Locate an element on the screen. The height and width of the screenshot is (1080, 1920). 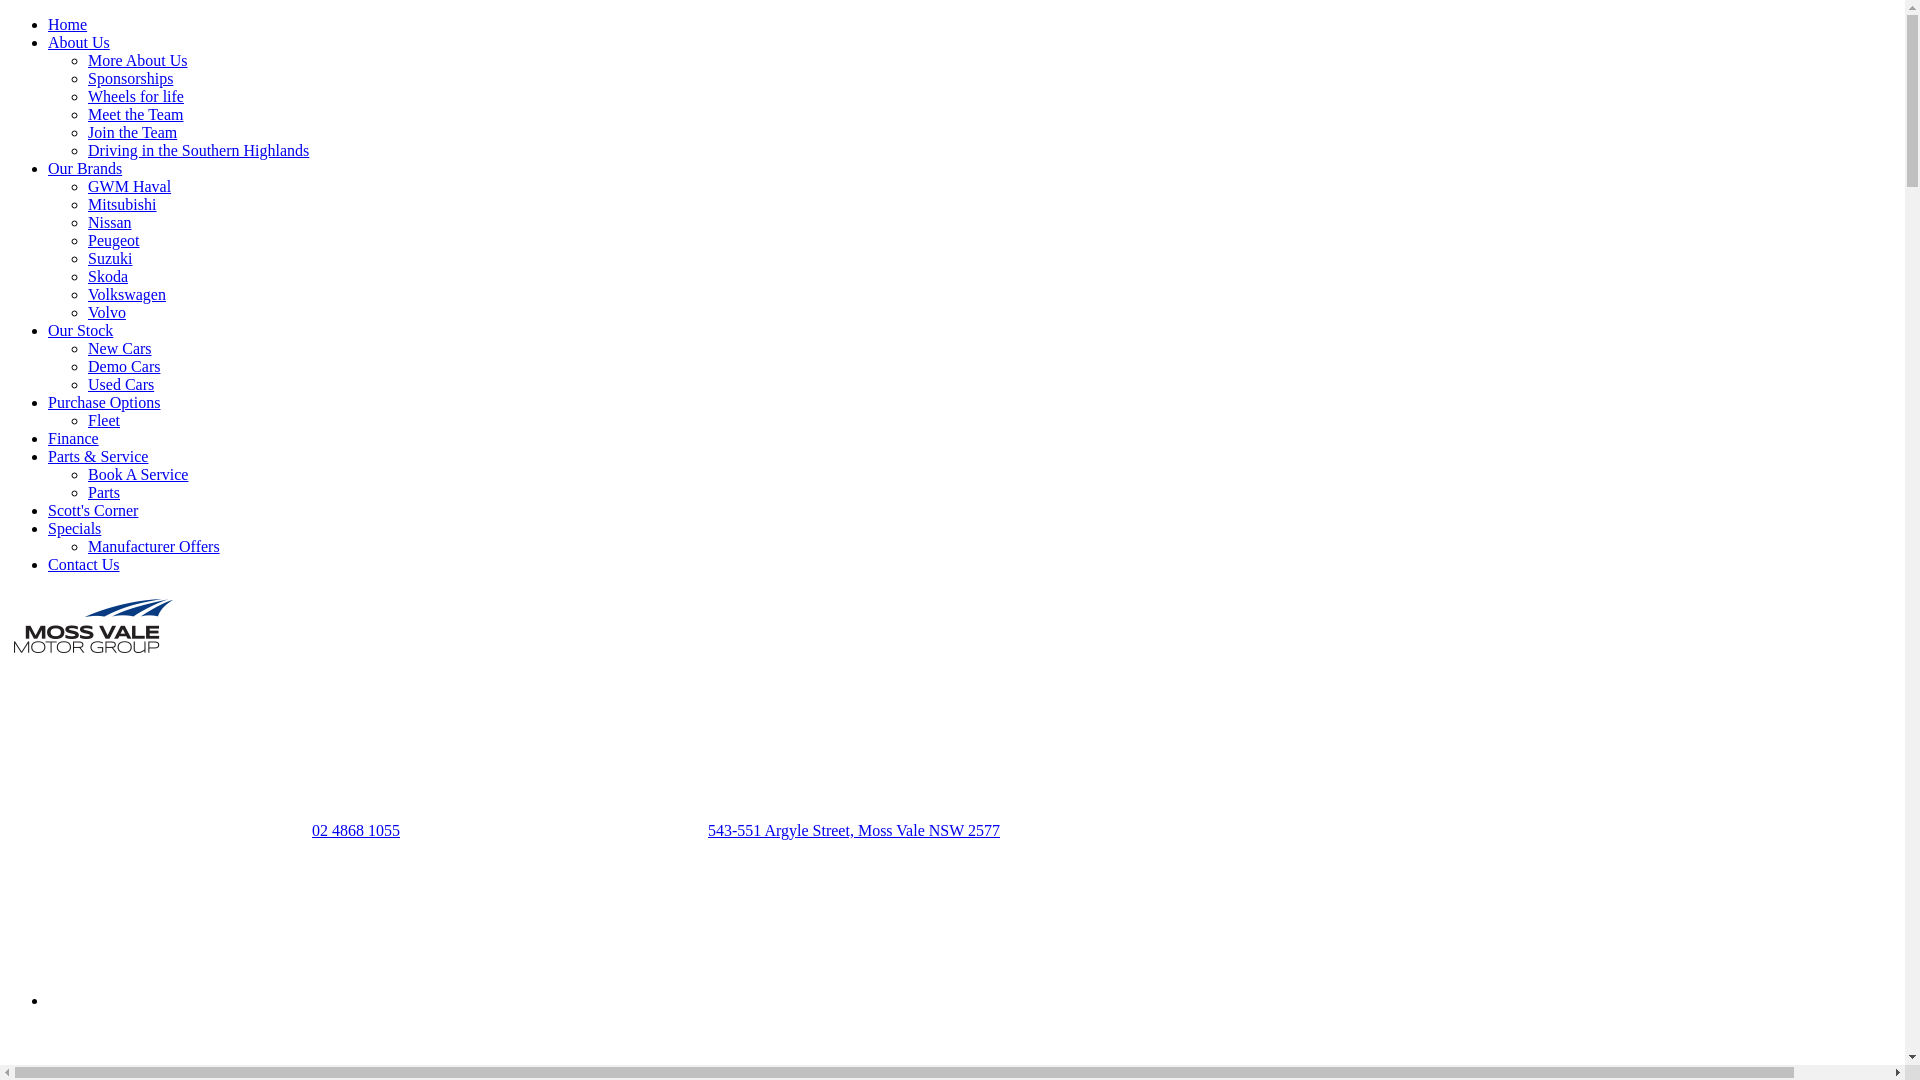
'543-551 Argyle Street, Moss Vale NSW 2577' is located at coordinates (854, 830).